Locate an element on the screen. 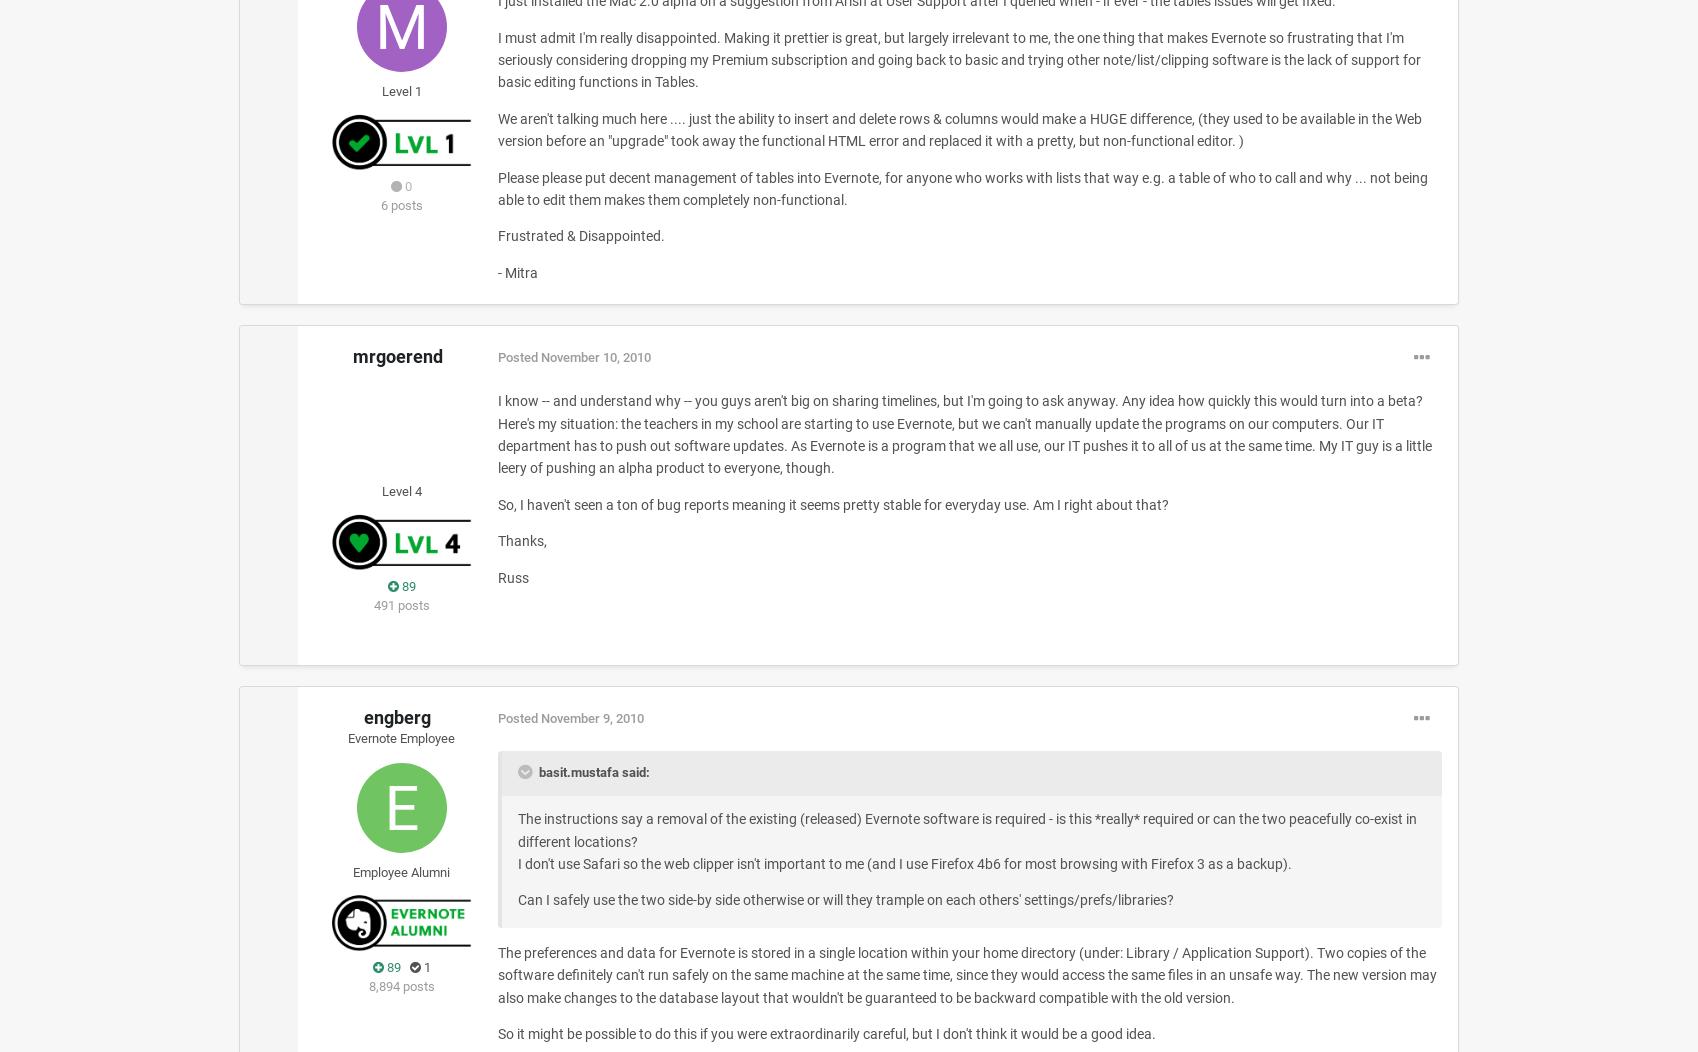 The width and height of the screenshot is (1698, 1052). 'Please please put decent management of tables into Evernote, for anyone who works with lists that way e.g. a table of who to call and why ... not being able to edit them makes them completely non-functional.' is located at coordinates (960, 188).